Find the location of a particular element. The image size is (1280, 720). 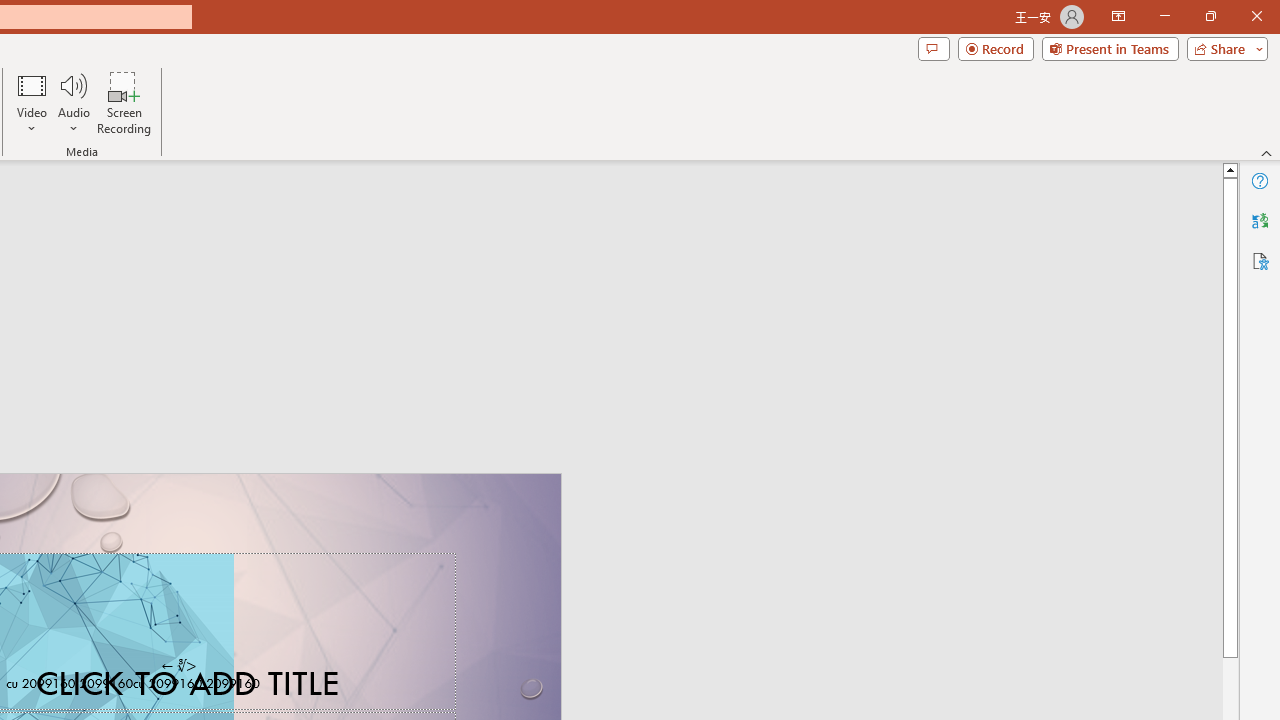

'Screen Recording...' is located at coordinates (123, 103).